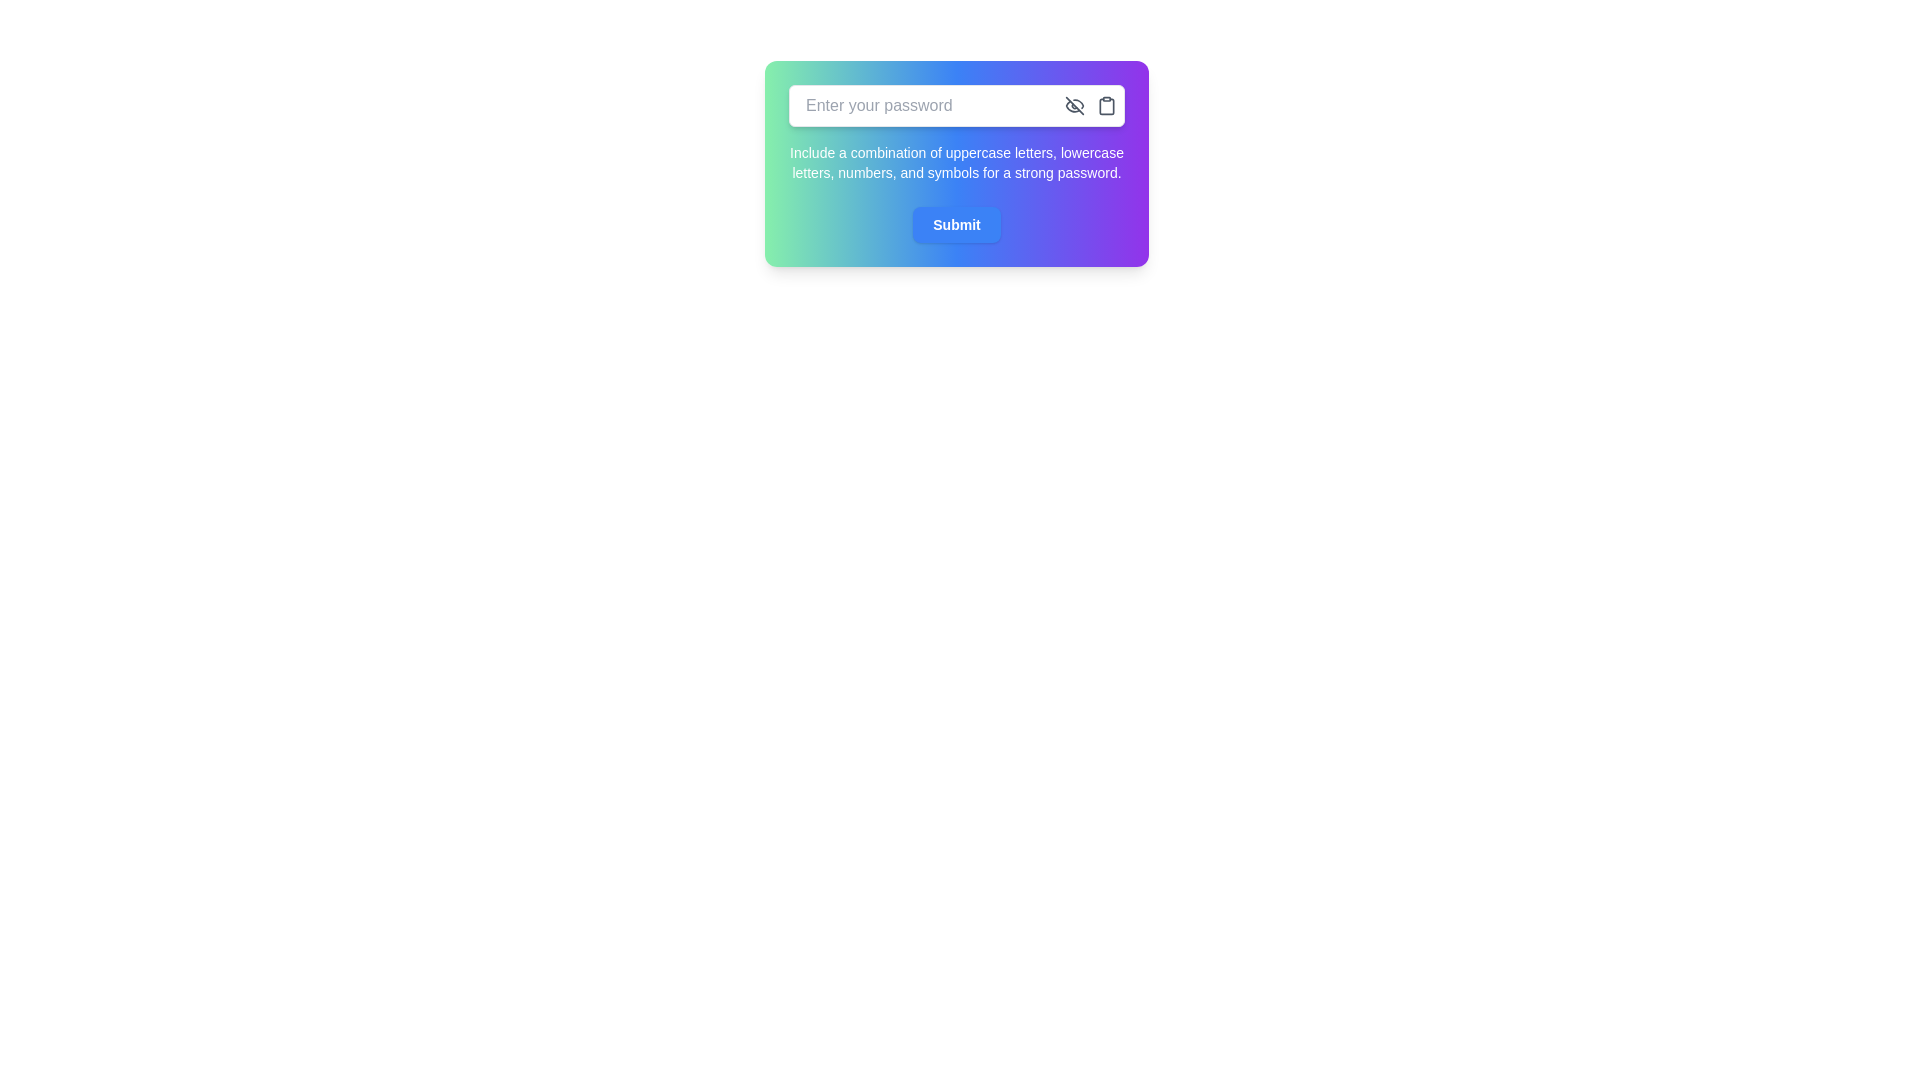  What do you see at coordinates (1074, 105) in the screenshot?
I see `the eye-off icon button located to the right of the password input field` at bounding box center [1074, 105].